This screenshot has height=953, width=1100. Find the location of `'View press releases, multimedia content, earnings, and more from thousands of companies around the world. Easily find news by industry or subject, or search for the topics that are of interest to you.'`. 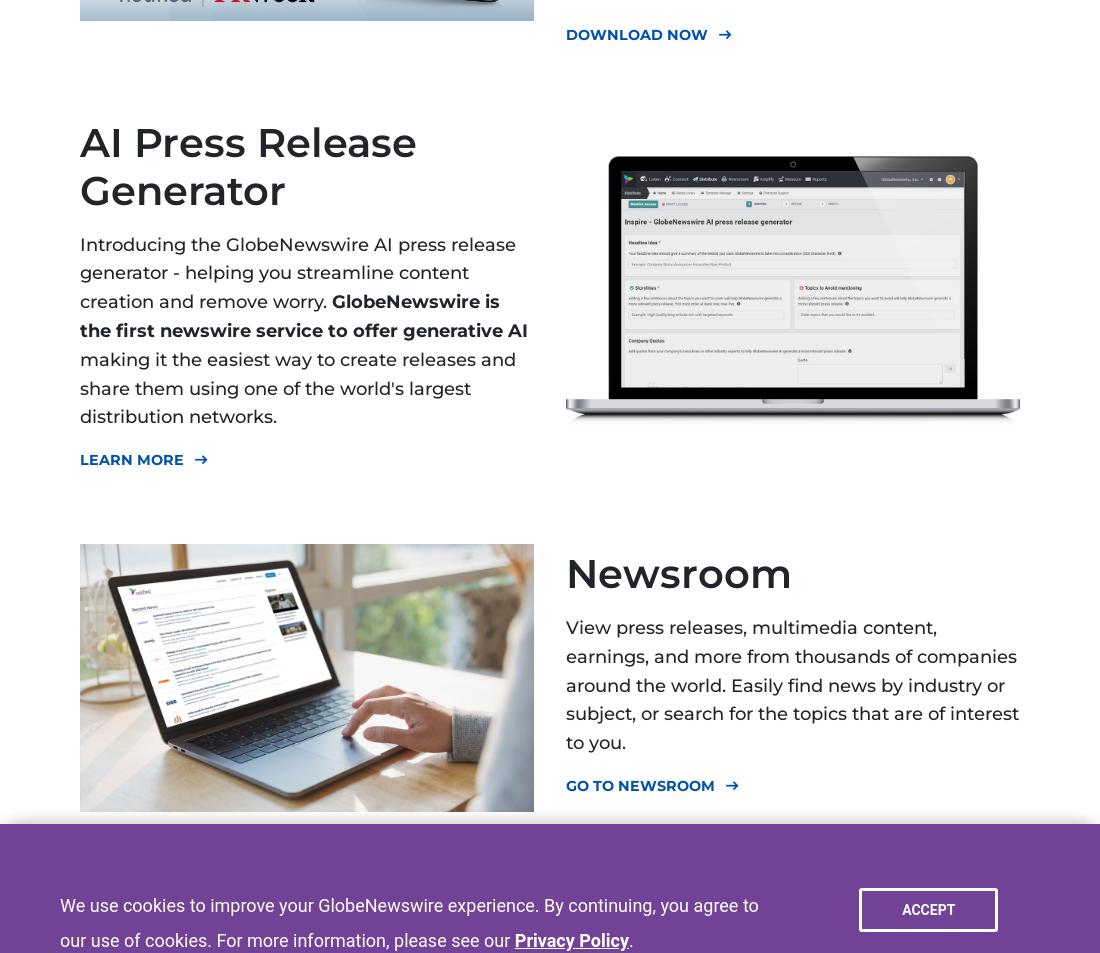

'View press releases, multimedia content, earnings, and more from thousands of companies around the world. Easily find news by industry or subject, or search for the topics that are of interest to you.' is located at coordinates (792, 685).